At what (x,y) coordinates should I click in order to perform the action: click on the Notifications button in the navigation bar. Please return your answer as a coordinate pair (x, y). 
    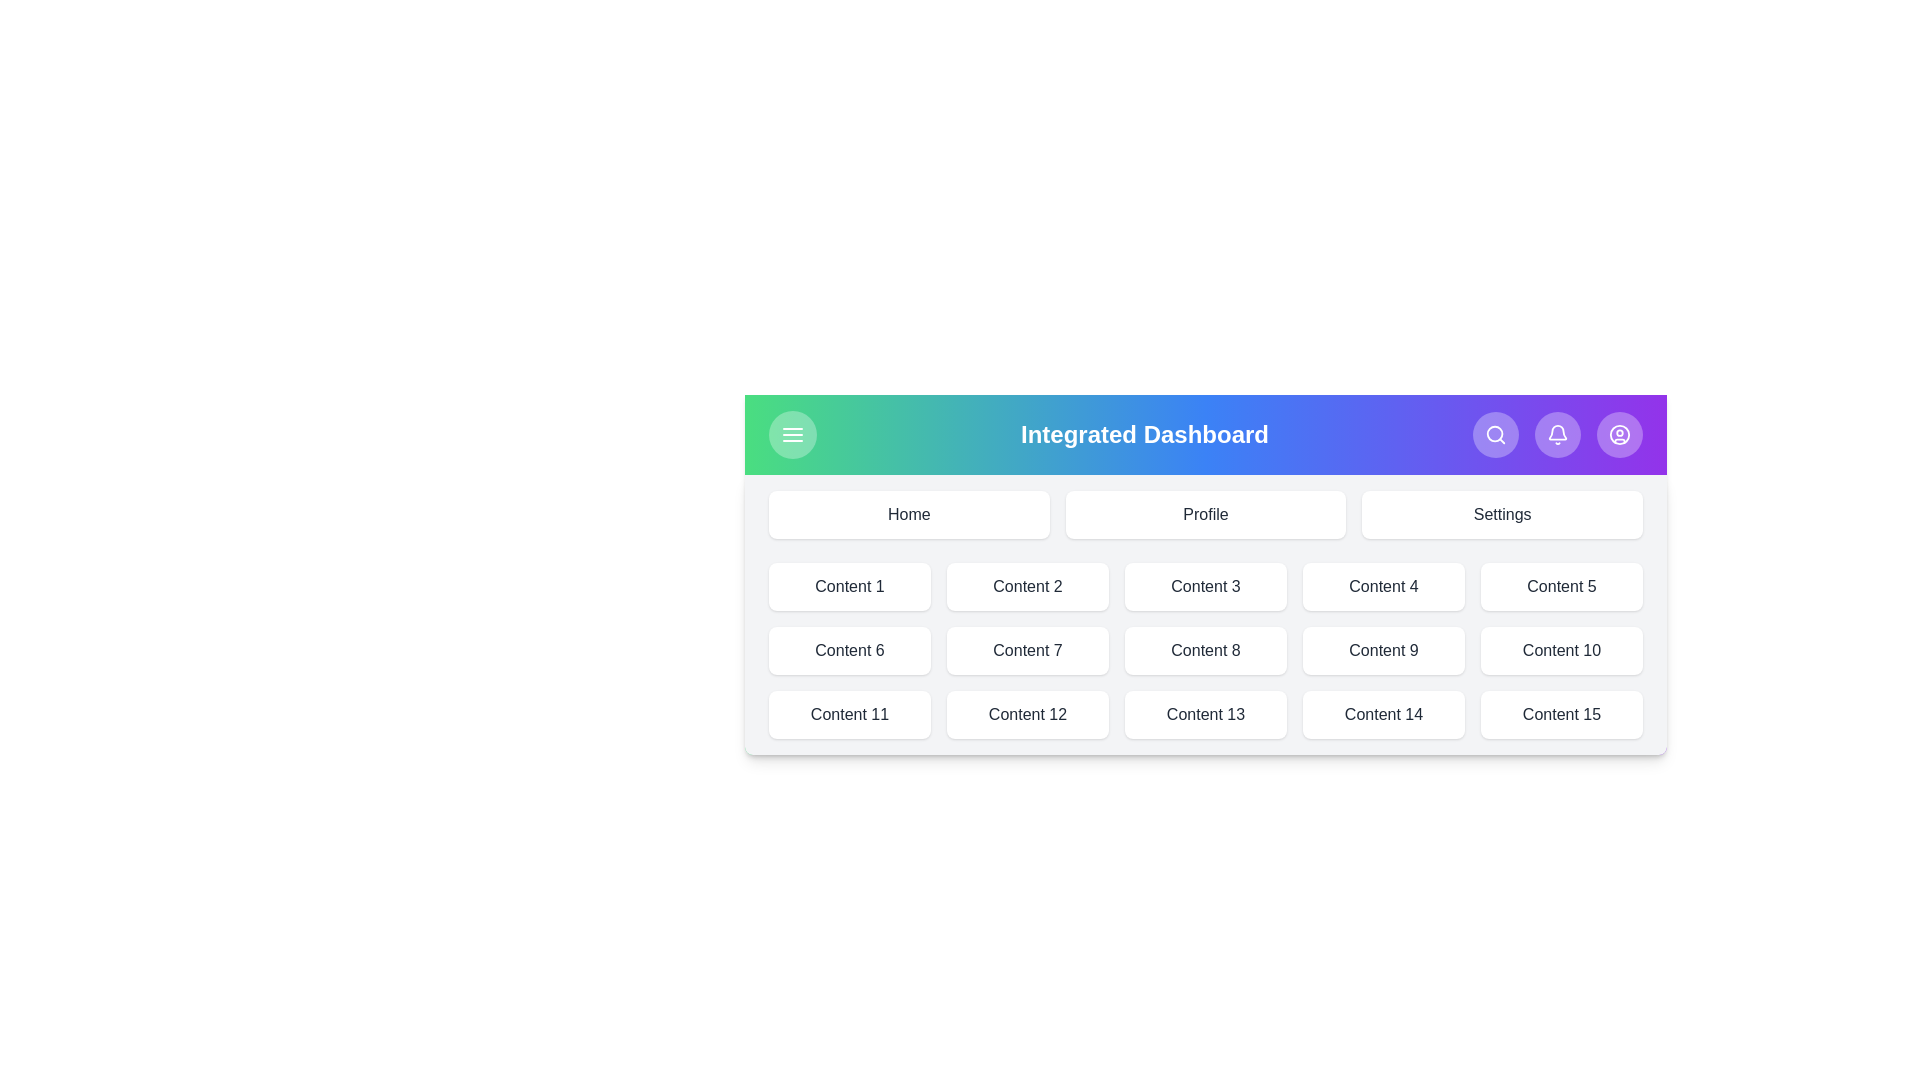
    Looking at the image, I should click on (1556, 434).